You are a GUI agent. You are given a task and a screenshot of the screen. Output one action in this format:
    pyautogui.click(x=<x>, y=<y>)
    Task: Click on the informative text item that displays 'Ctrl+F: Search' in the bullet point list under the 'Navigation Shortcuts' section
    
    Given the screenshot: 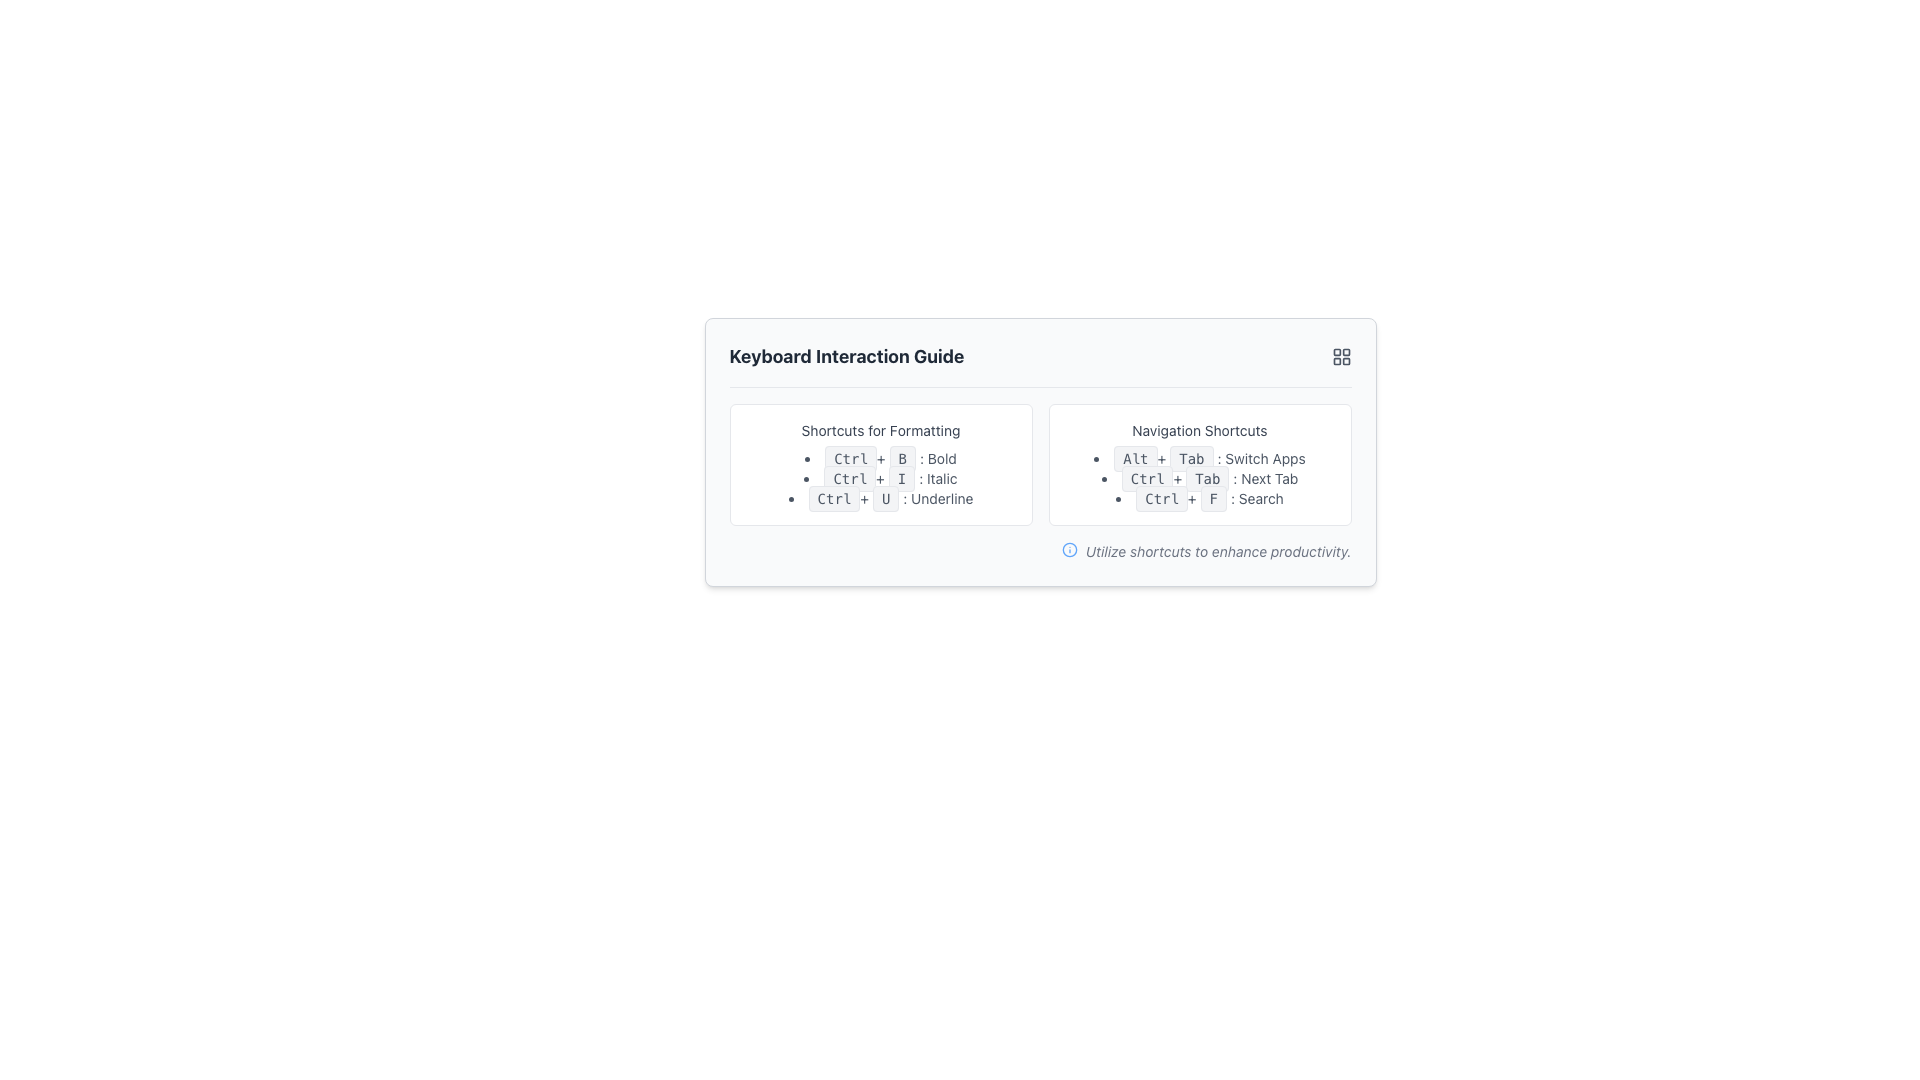 What is the action you would take?
    pyautogui.click(x=1200, y=497)
    